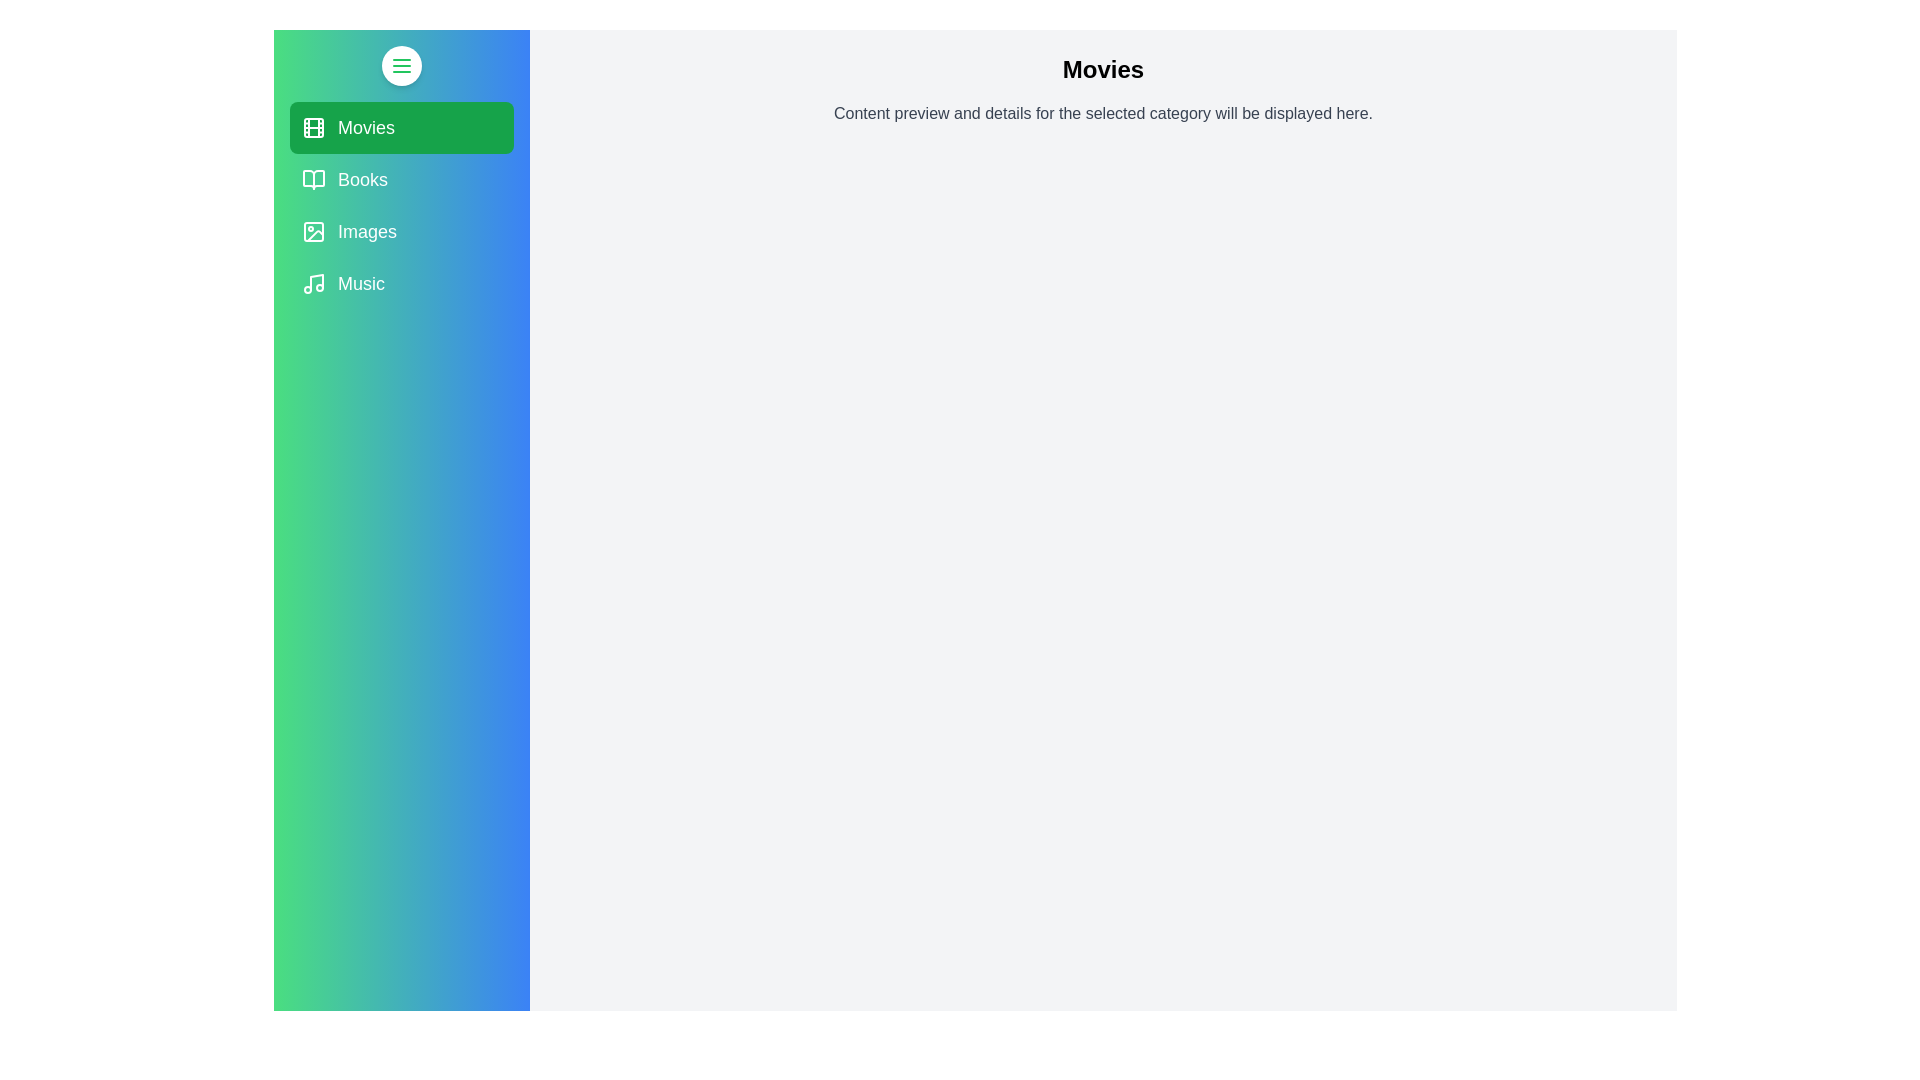 This screenshot has width=1920, height=1080. What do you see at coordinates (401, 230) in the screenshot?
I see `the category Images to view its details` at bounding box center [401, 230].